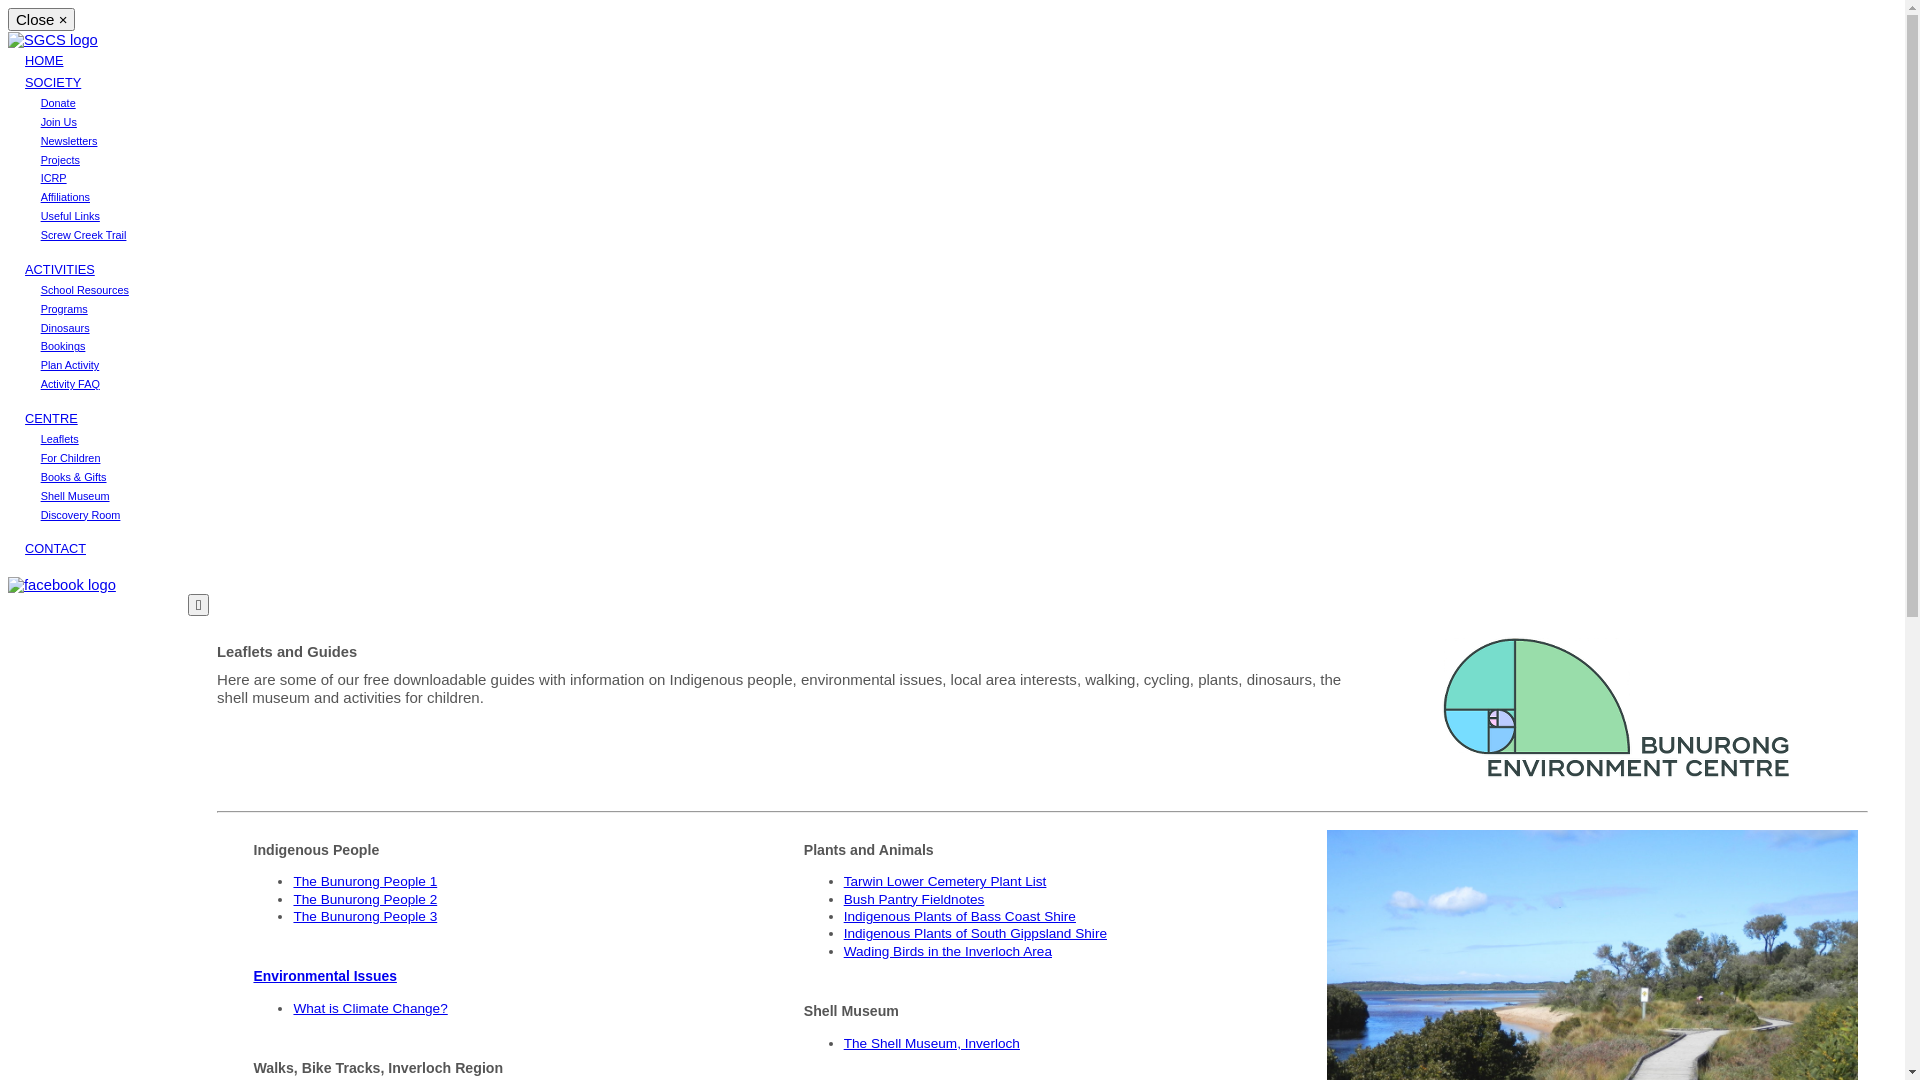 The image size is (1920, 1080). What do you see at coordinates (960, 916) in the screenshot?
I see `'Indigenous Plants of Bass Coast Shire'` at bounding box center [960, 916].